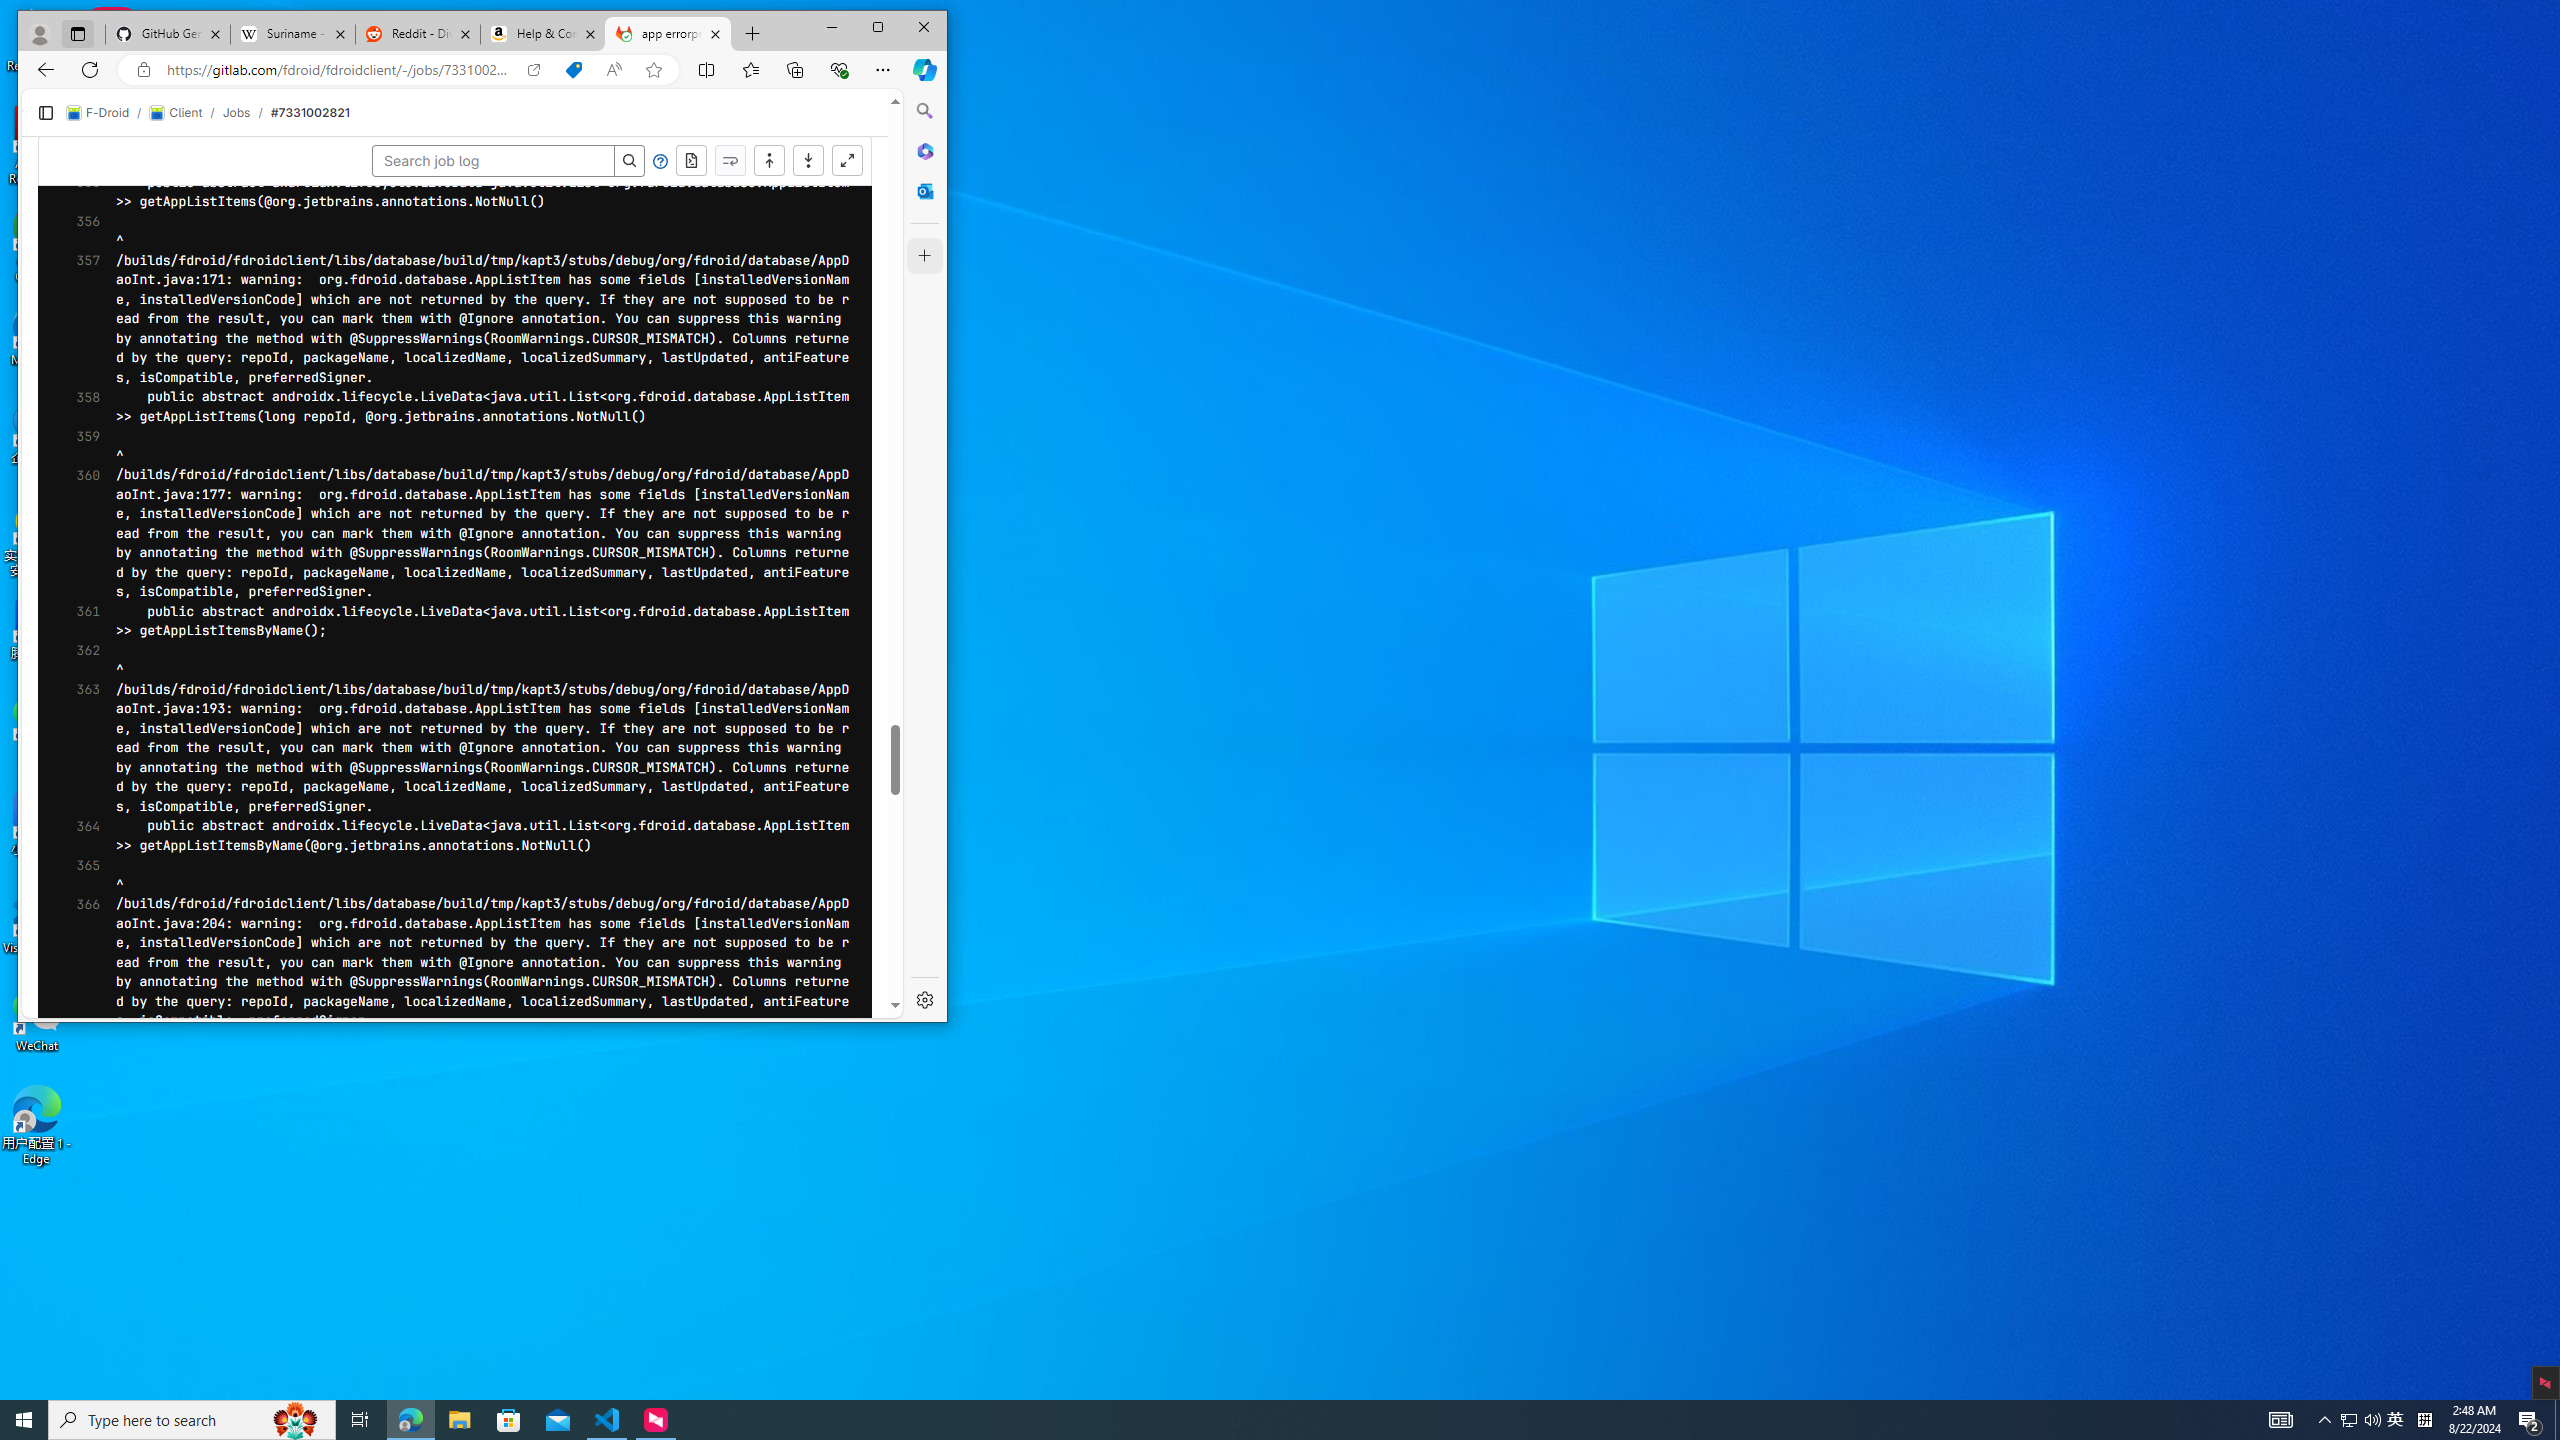 The width and height of the screenshot is (2560, 1440). What do you see at coordinates (458, 1418) in the screenshot?
I see `'File Explorer'` at bounding box center [458, 1418].